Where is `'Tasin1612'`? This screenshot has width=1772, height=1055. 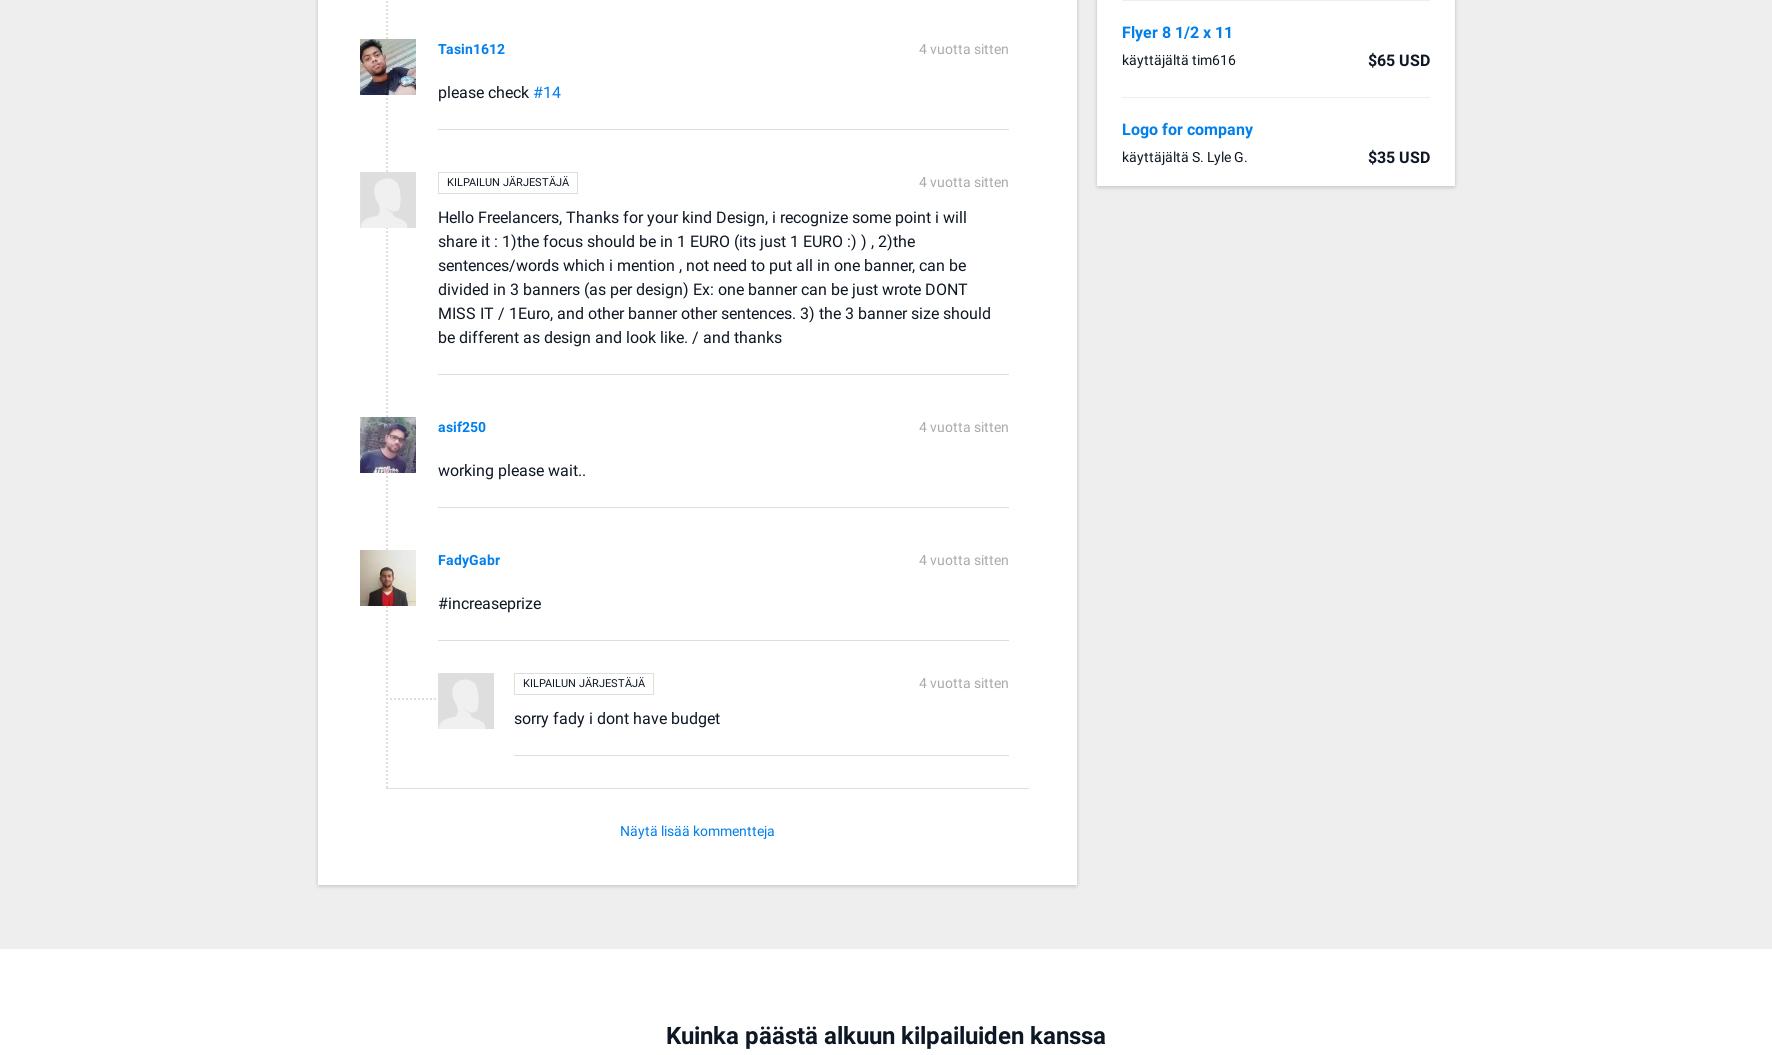 'Tasin1612' is located at coordinates (438, 48).